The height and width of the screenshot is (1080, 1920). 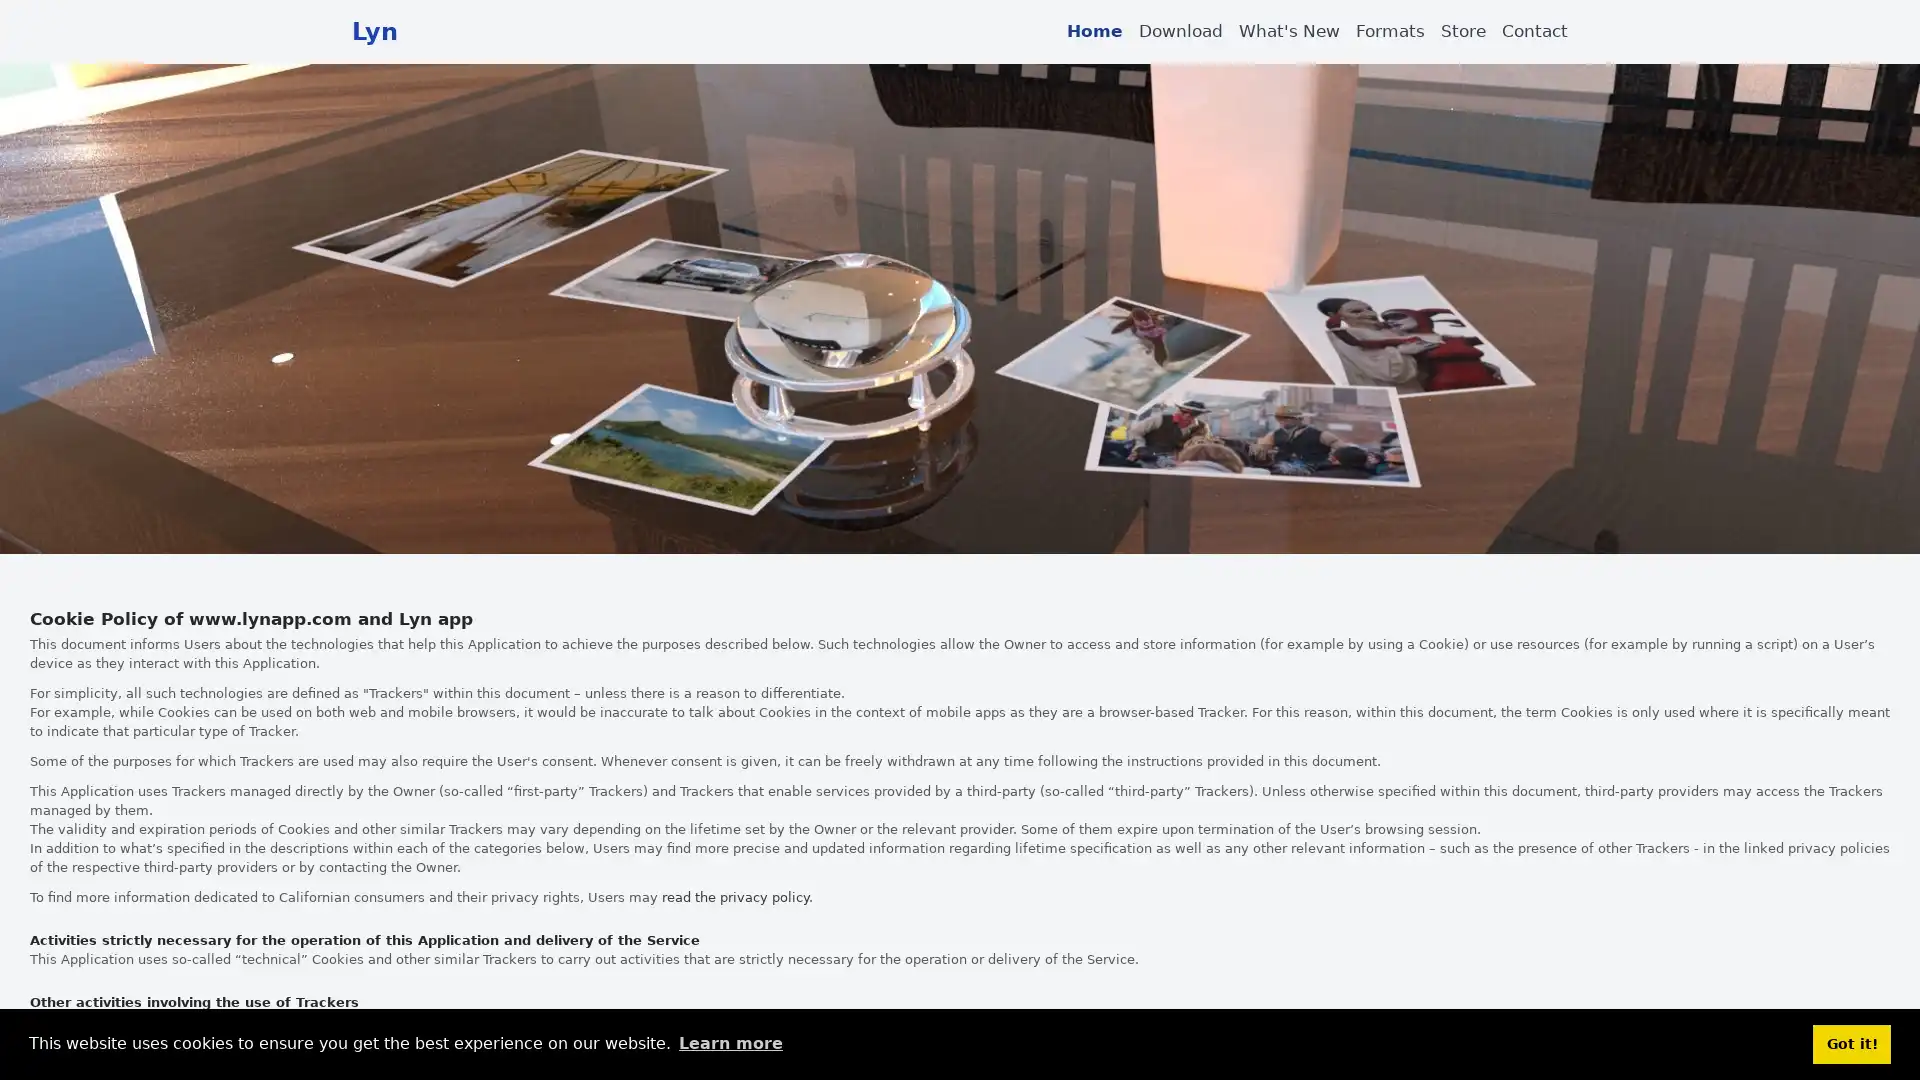 I want to click on dismiss cookie message, so click(x=1851, y=1043).